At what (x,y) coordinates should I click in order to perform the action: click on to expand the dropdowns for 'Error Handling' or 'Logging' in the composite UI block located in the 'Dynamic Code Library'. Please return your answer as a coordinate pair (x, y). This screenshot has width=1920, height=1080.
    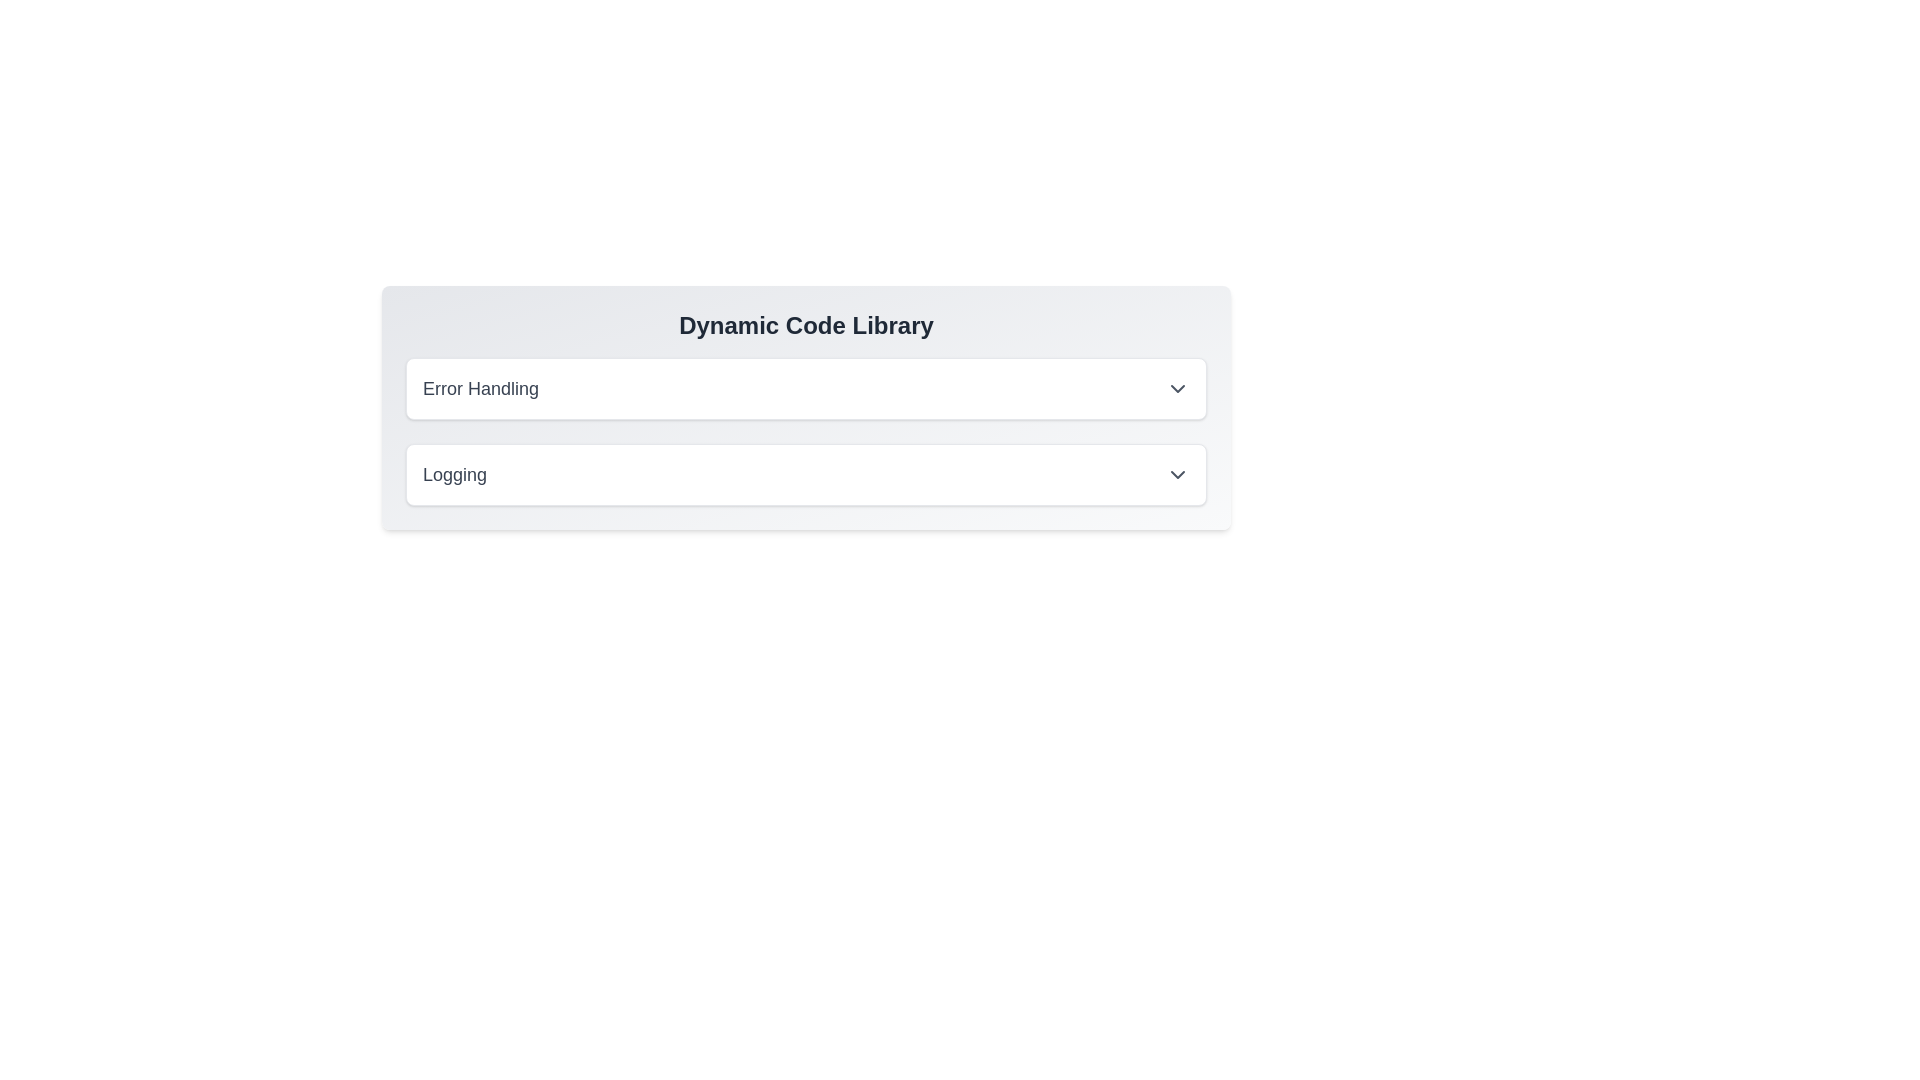
    Looking at the image, I should click on (806, 431).